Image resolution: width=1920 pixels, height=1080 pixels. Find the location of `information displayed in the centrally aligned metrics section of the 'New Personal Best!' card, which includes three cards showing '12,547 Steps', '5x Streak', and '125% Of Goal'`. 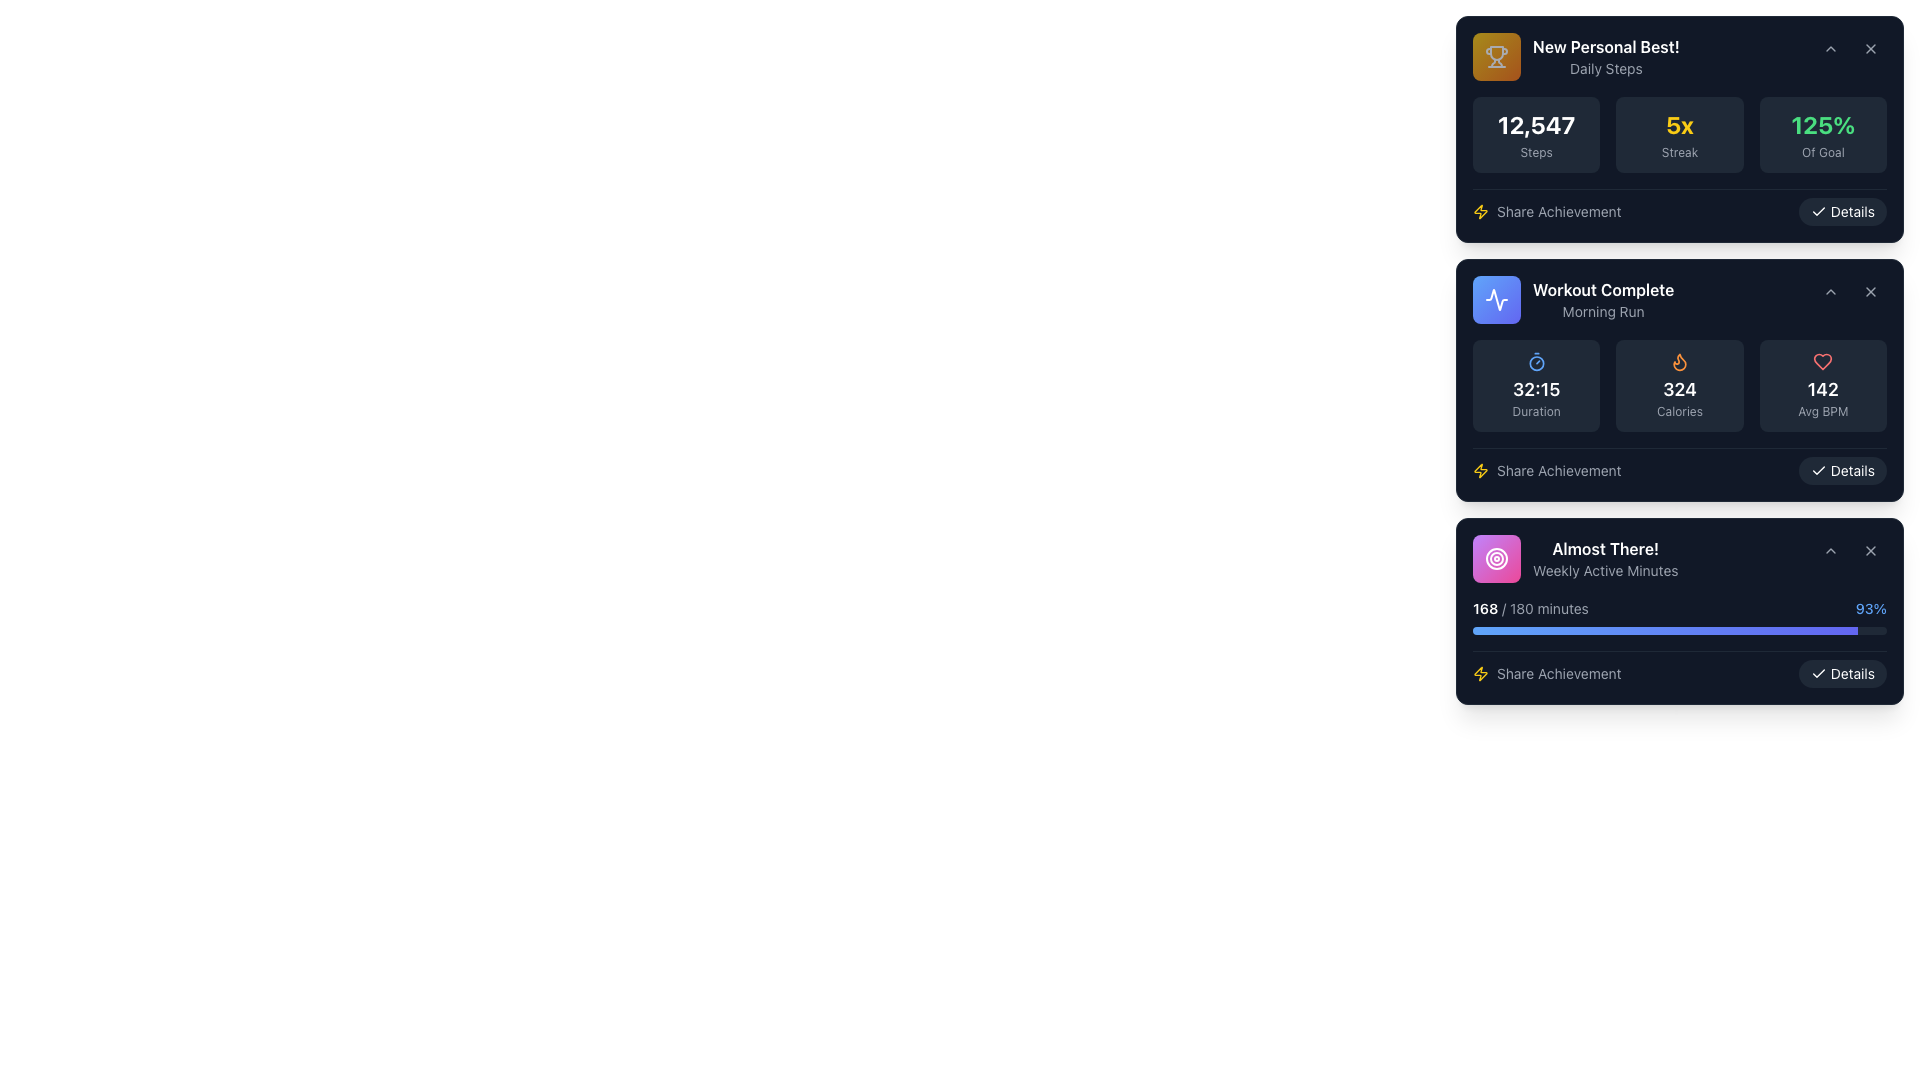

information displayed in the centrally aligned metrics section of the 'New Personal Best!' card, which includes three cards showing '12,547 Steps', '5x Streak', and '125% Of Goal' is located at coordinates (1680, 160).